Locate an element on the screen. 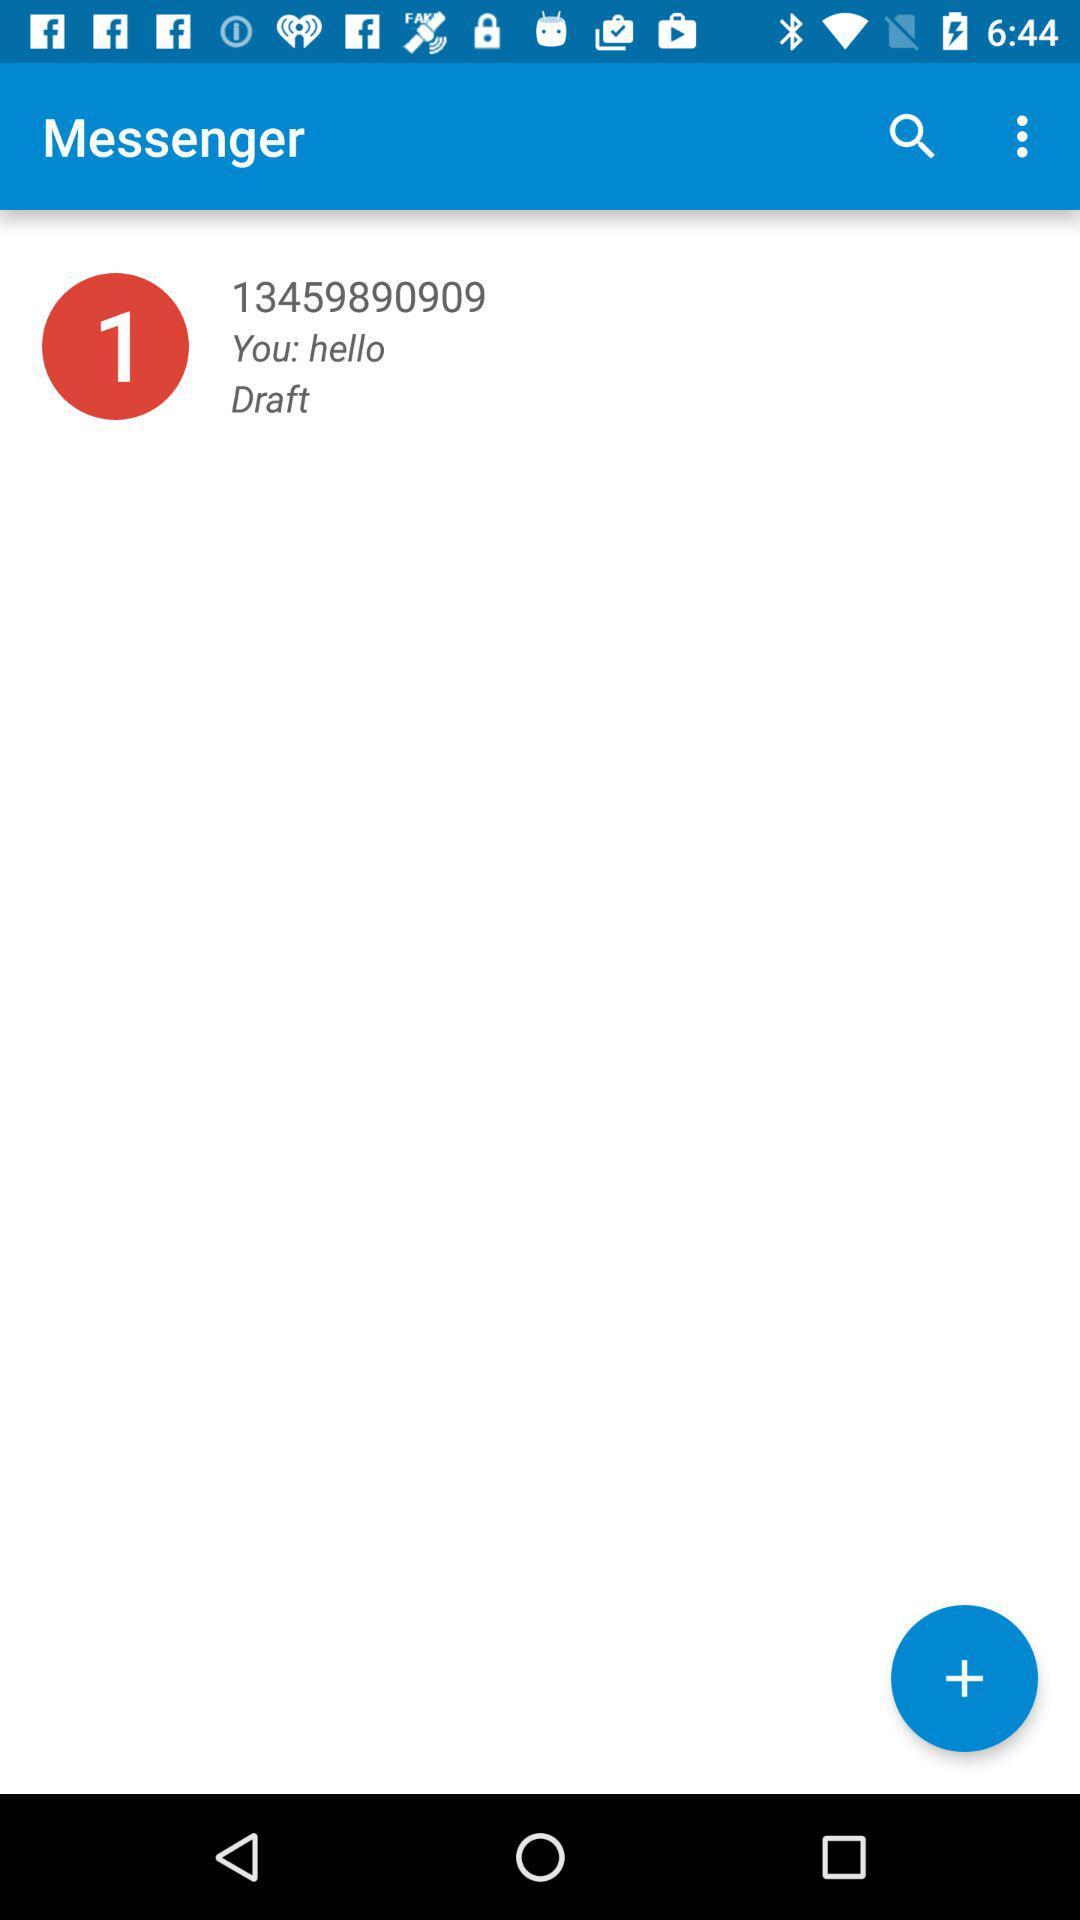  the item next to 13459890909 is located at coordinates (115, 346).